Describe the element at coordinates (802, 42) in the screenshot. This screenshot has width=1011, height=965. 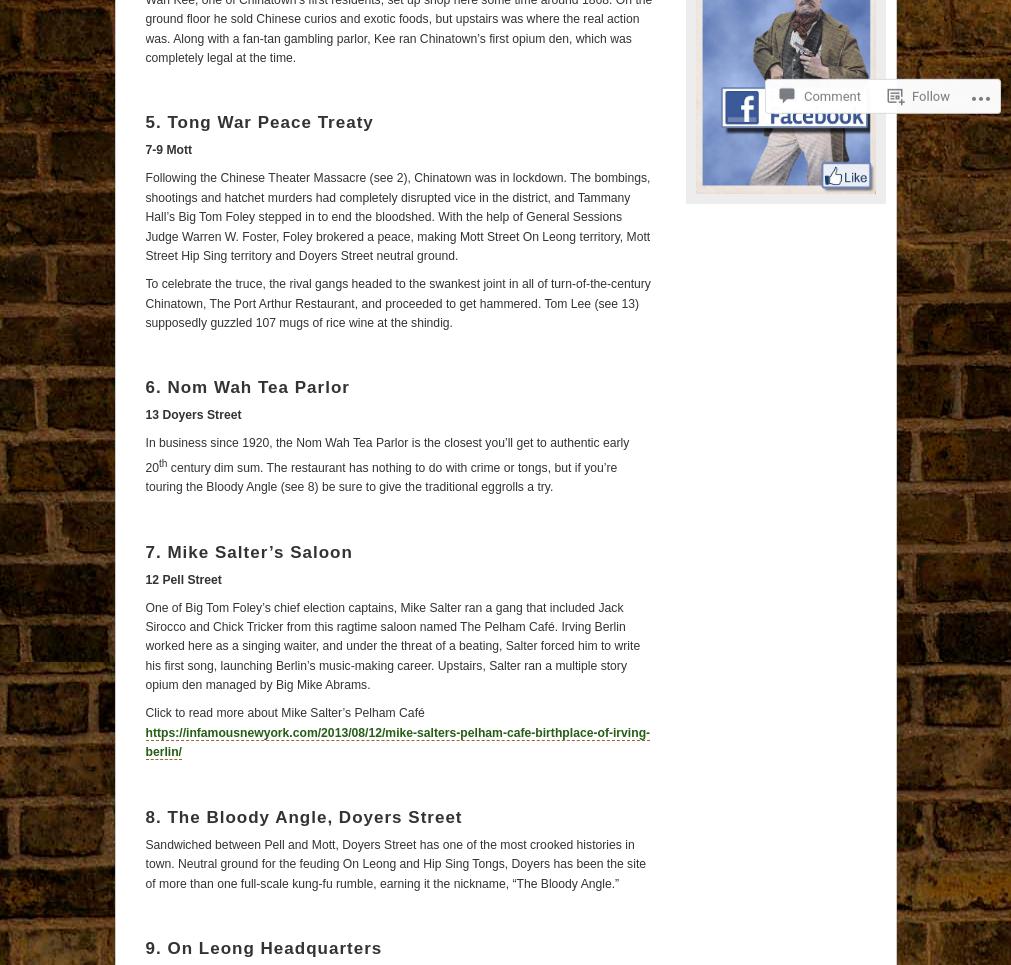
I see `'Comment'` at that location.